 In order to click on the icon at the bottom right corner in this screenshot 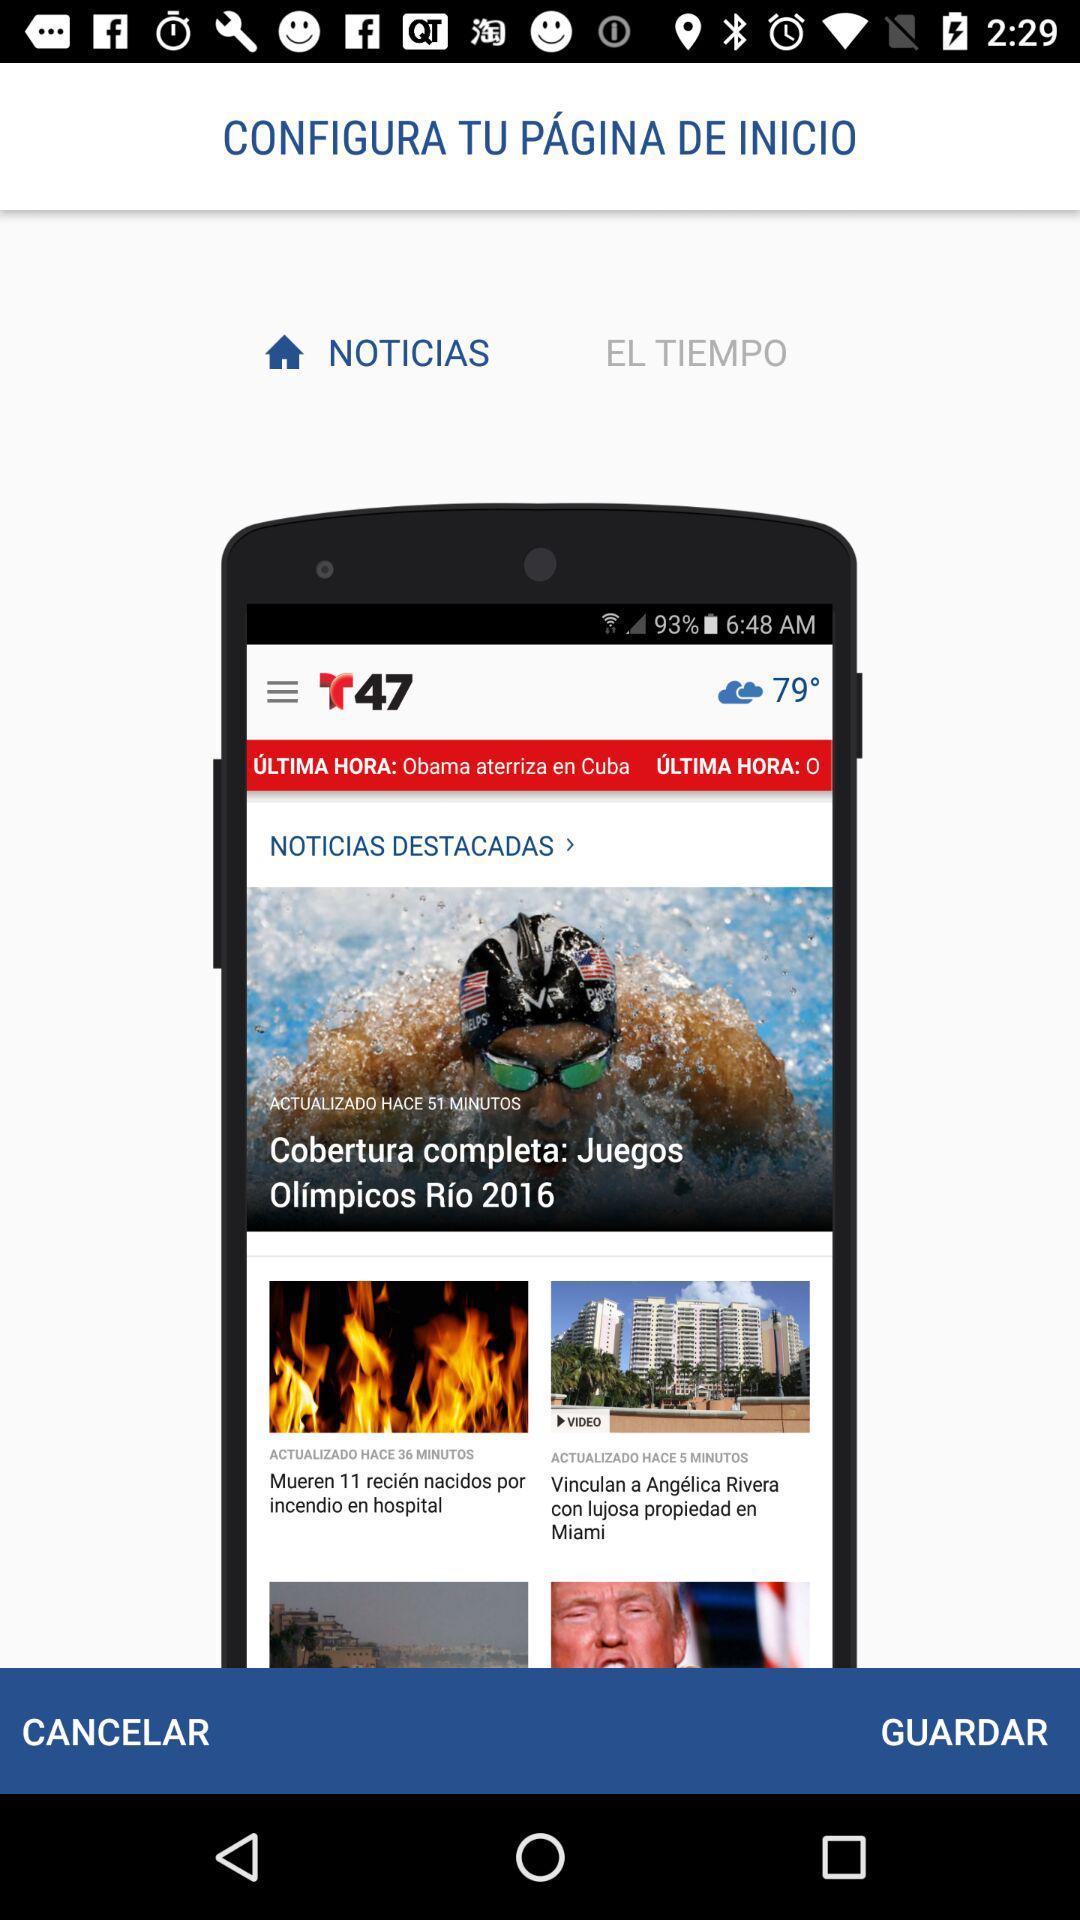, I will do `click(963, 1730)`.